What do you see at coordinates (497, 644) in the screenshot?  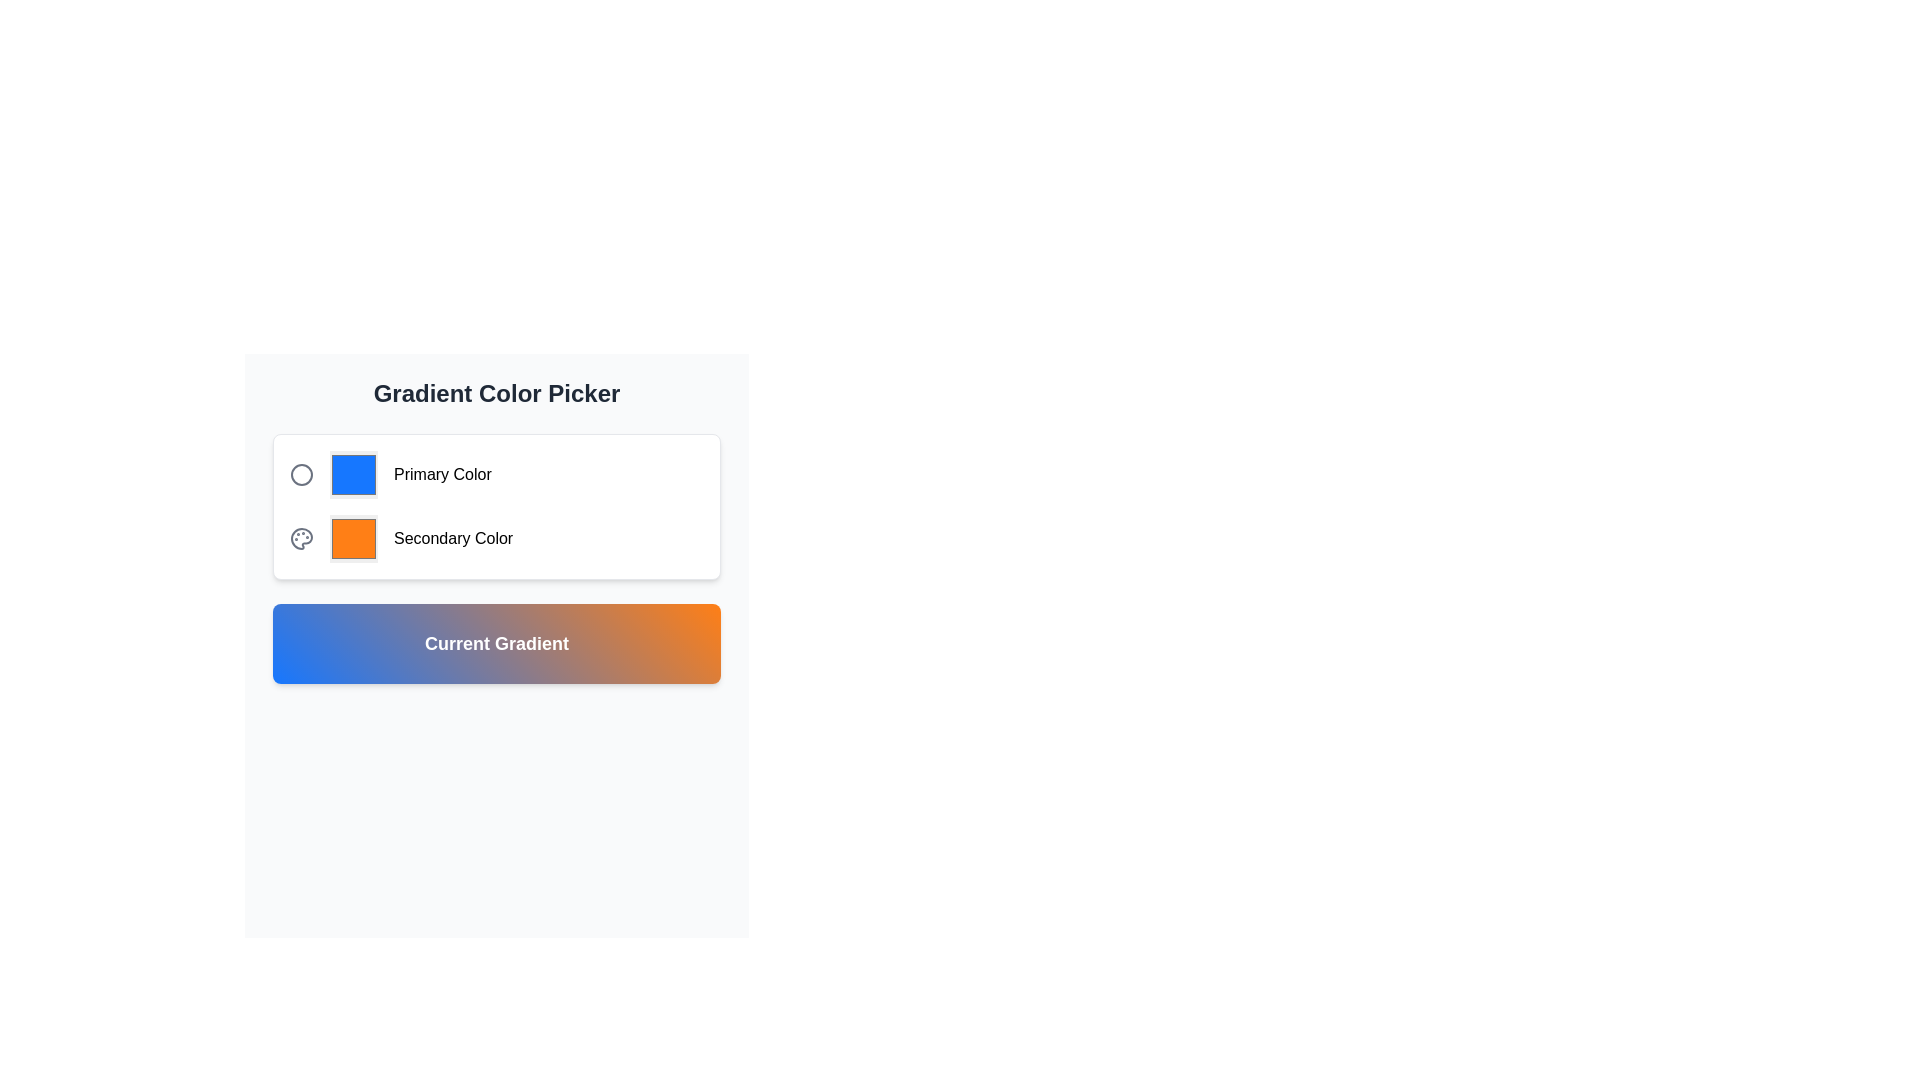 I see `the text label 'Current Gradient' which serves as a descriptor for the gradient section, located below the 'Primary Color' and 'Secondary Color' selectors` at bounding box center [497, 644].